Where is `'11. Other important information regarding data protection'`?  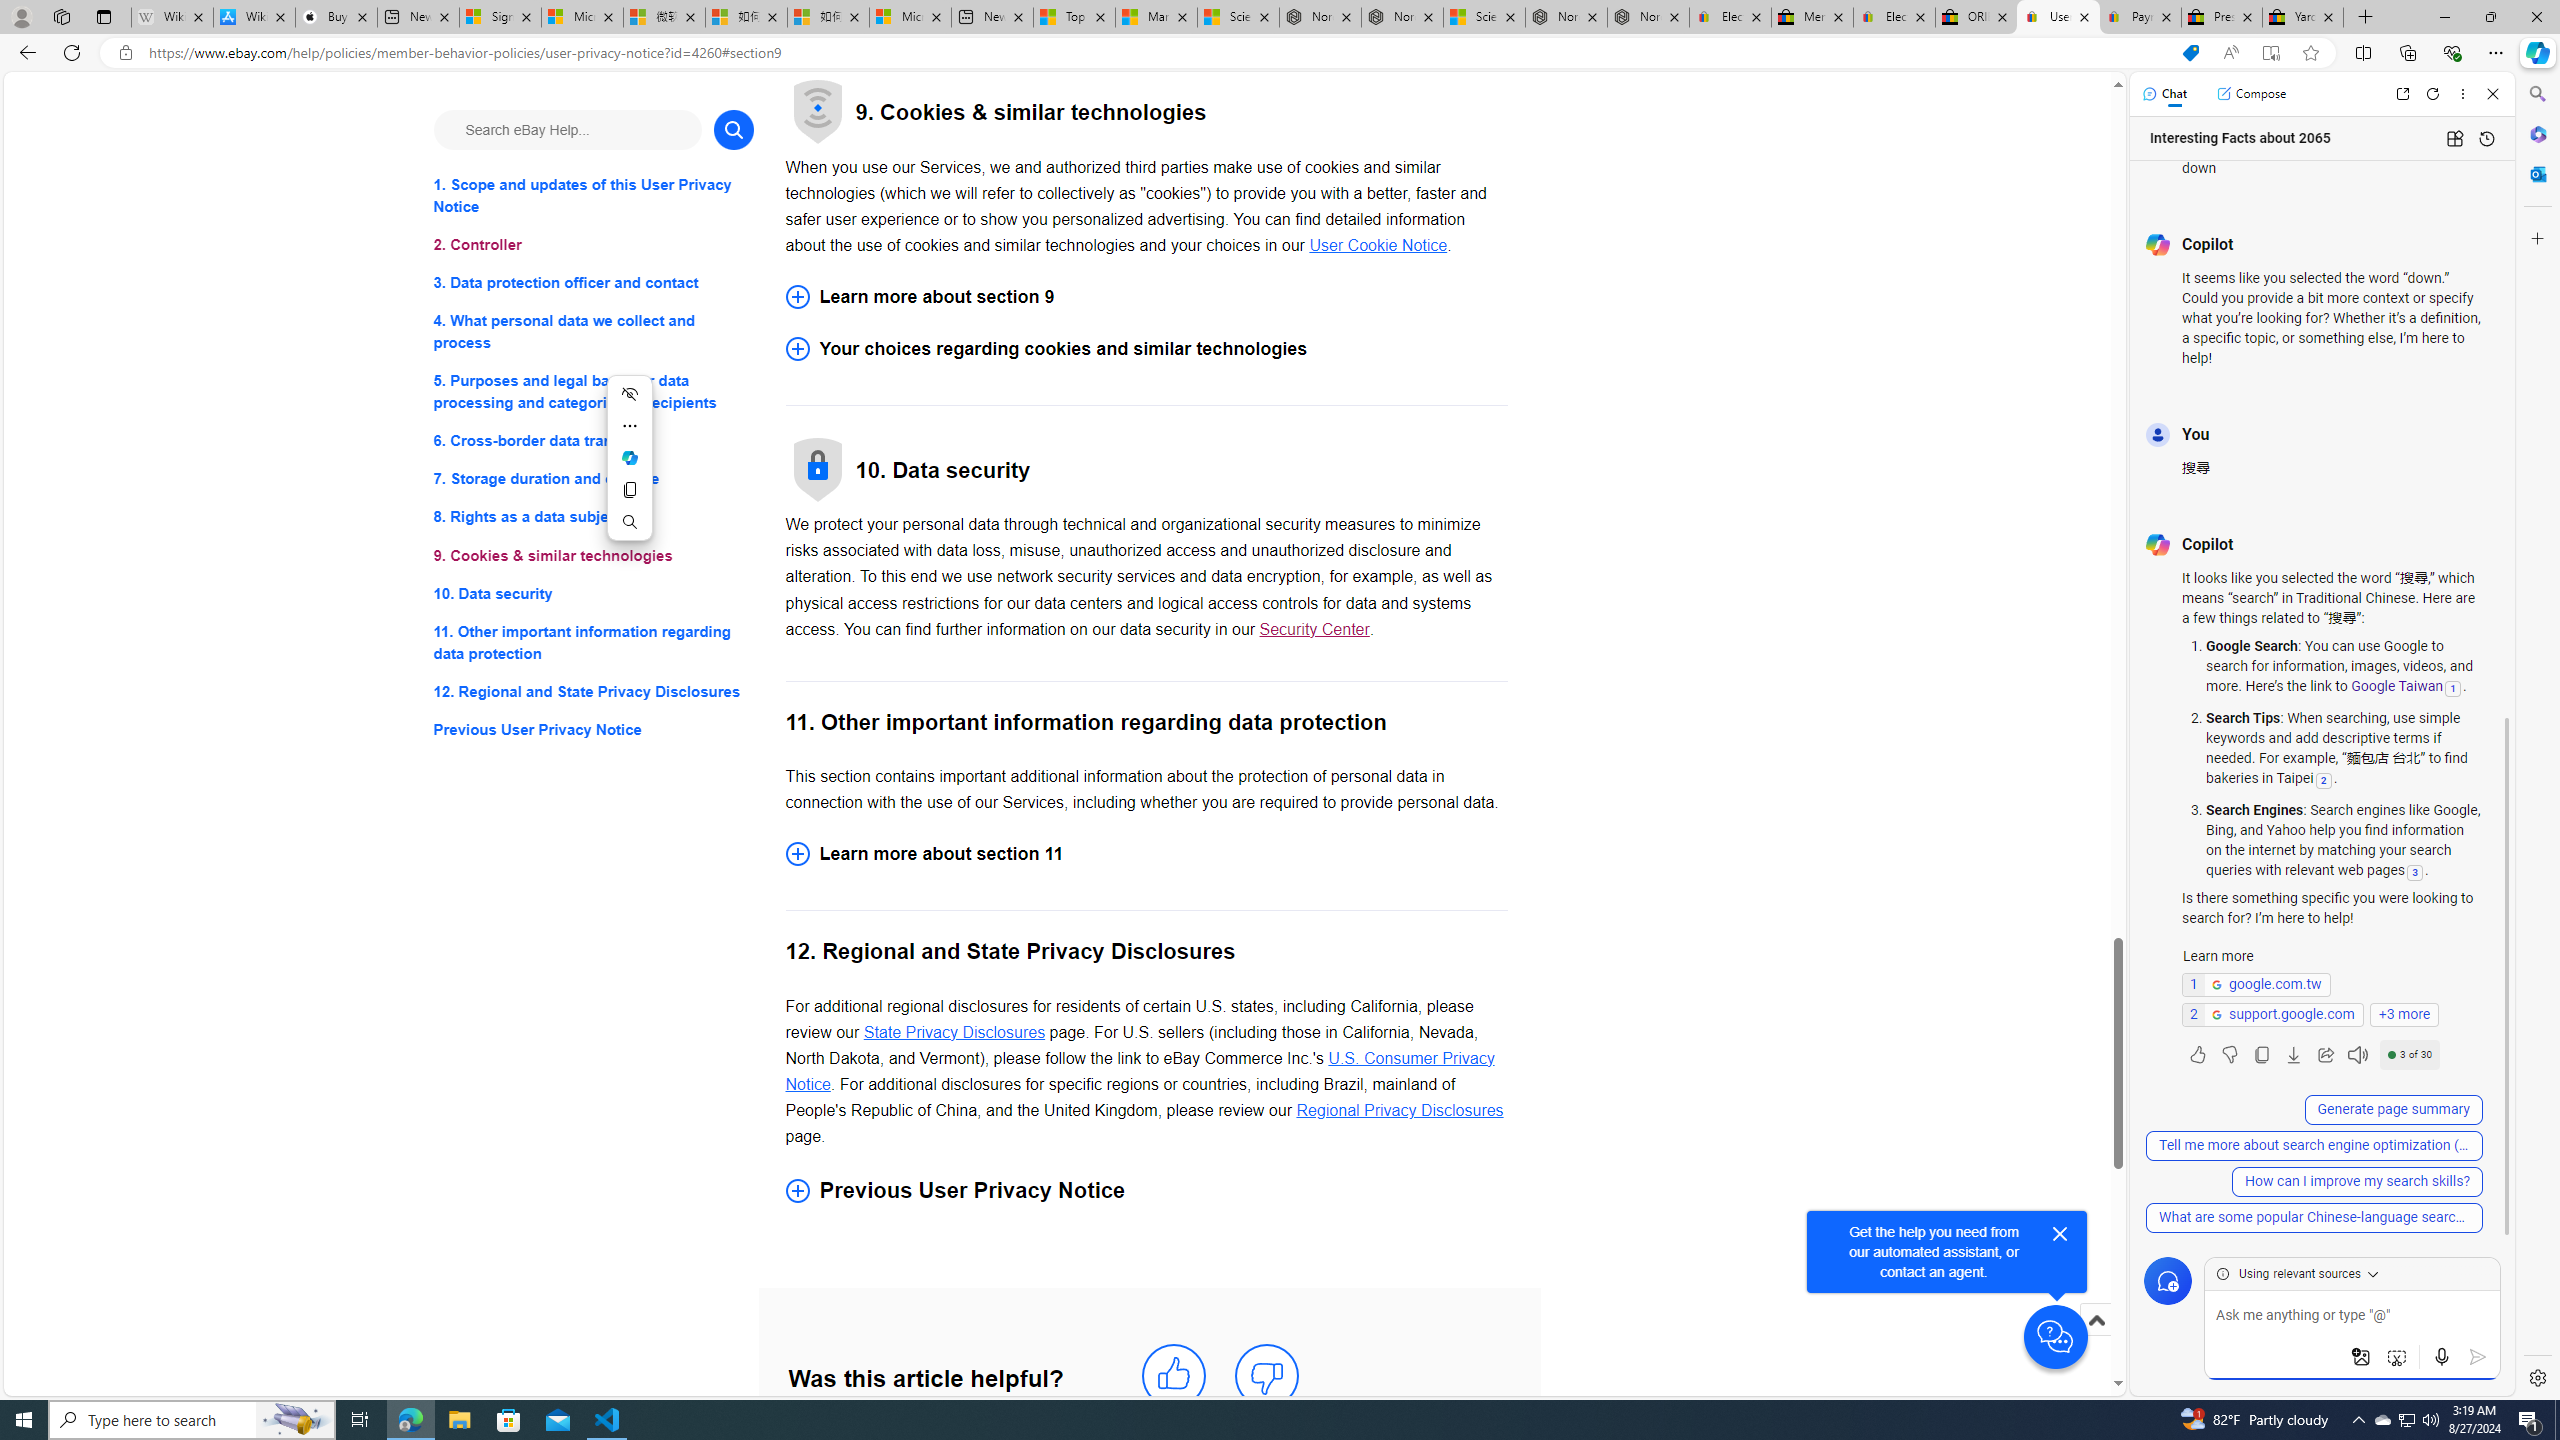
'11. Other important information regarding data protection' is located at coordinates (592, 642).